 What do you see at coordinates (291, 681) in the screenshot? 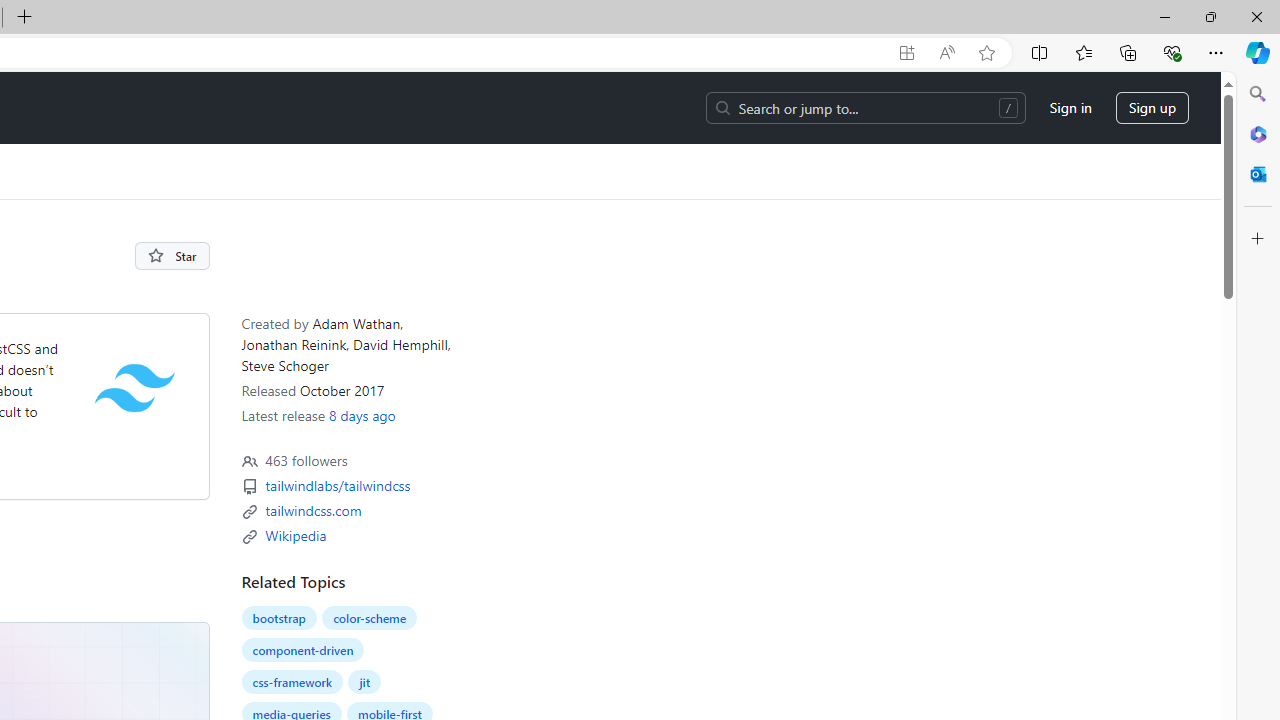
I see `'css-framework'` at bounding box center [291, 681].